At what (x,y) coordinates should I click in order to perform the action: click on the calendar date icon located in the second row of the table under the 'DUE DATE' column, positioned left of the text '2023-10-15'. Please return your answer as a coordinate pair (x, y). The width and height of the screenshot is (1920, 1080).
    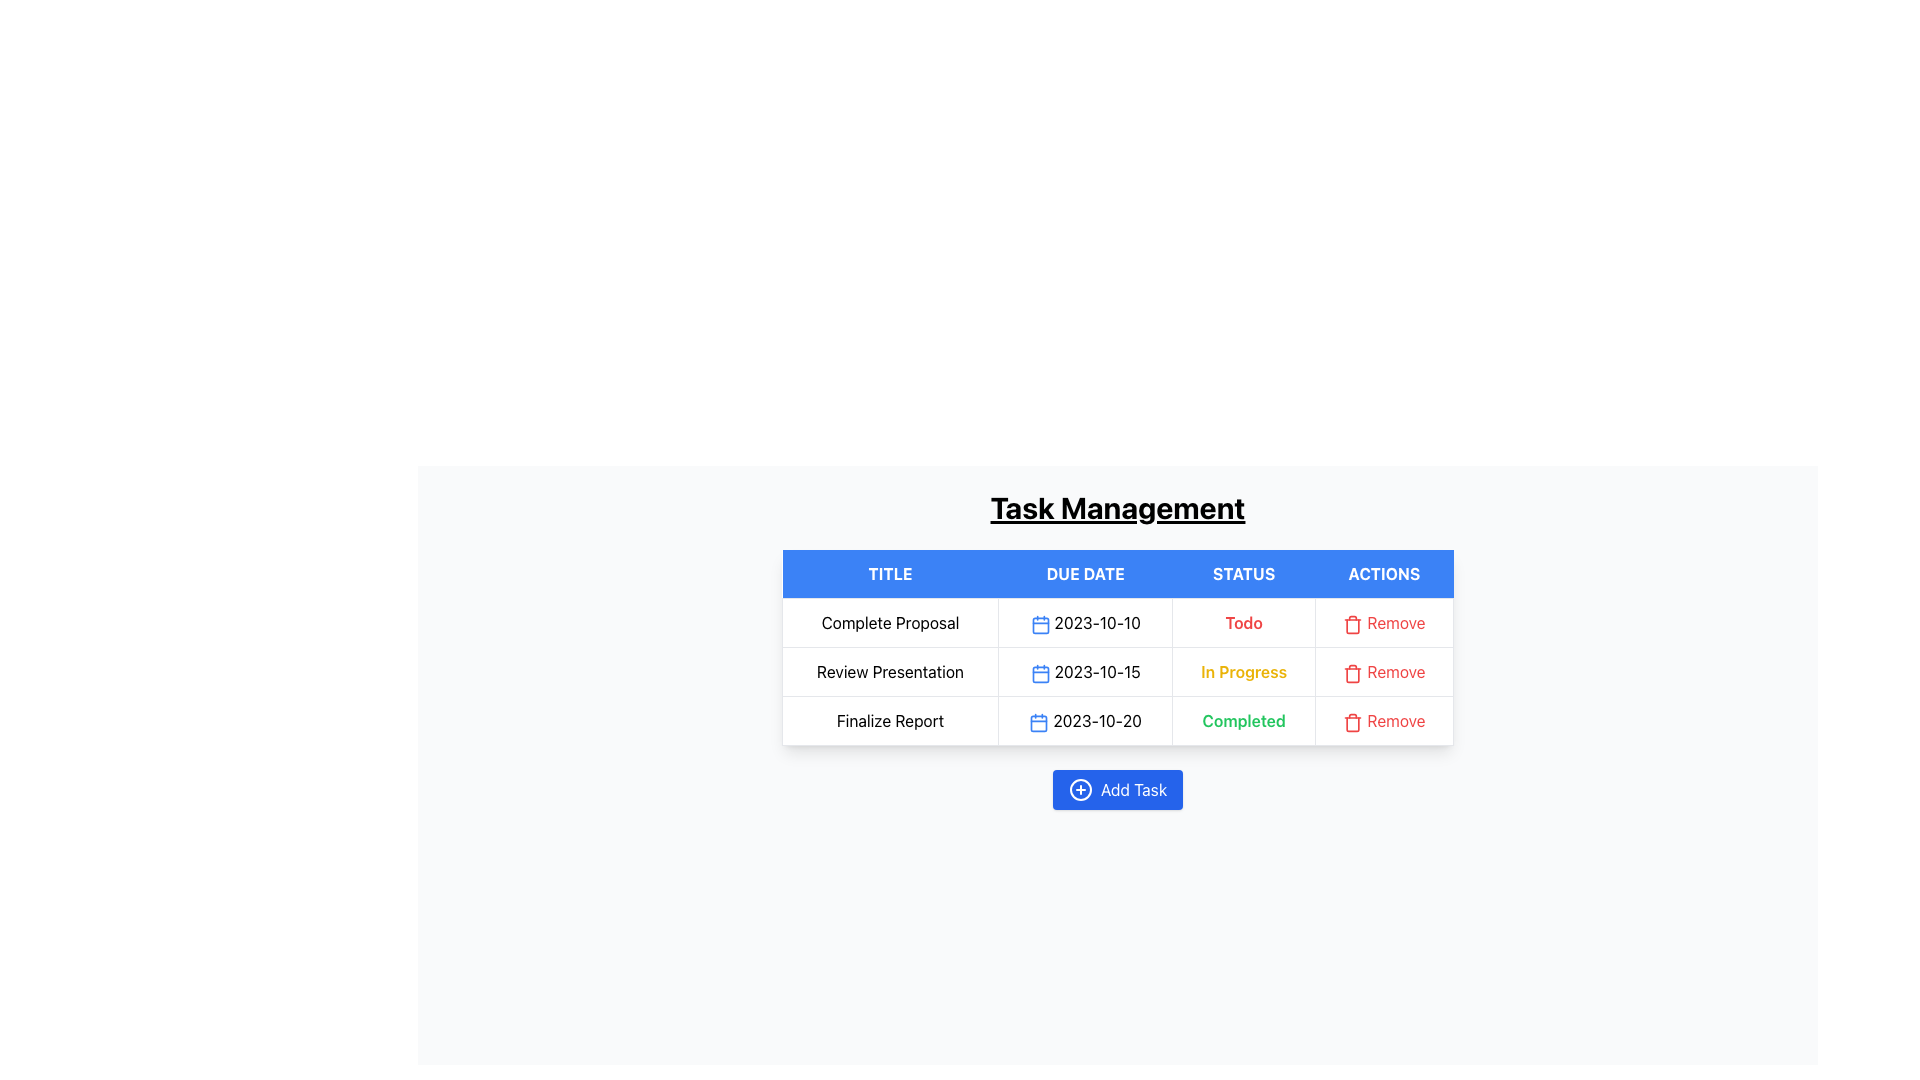
    Looking at the image, I should click on (1040, 673).